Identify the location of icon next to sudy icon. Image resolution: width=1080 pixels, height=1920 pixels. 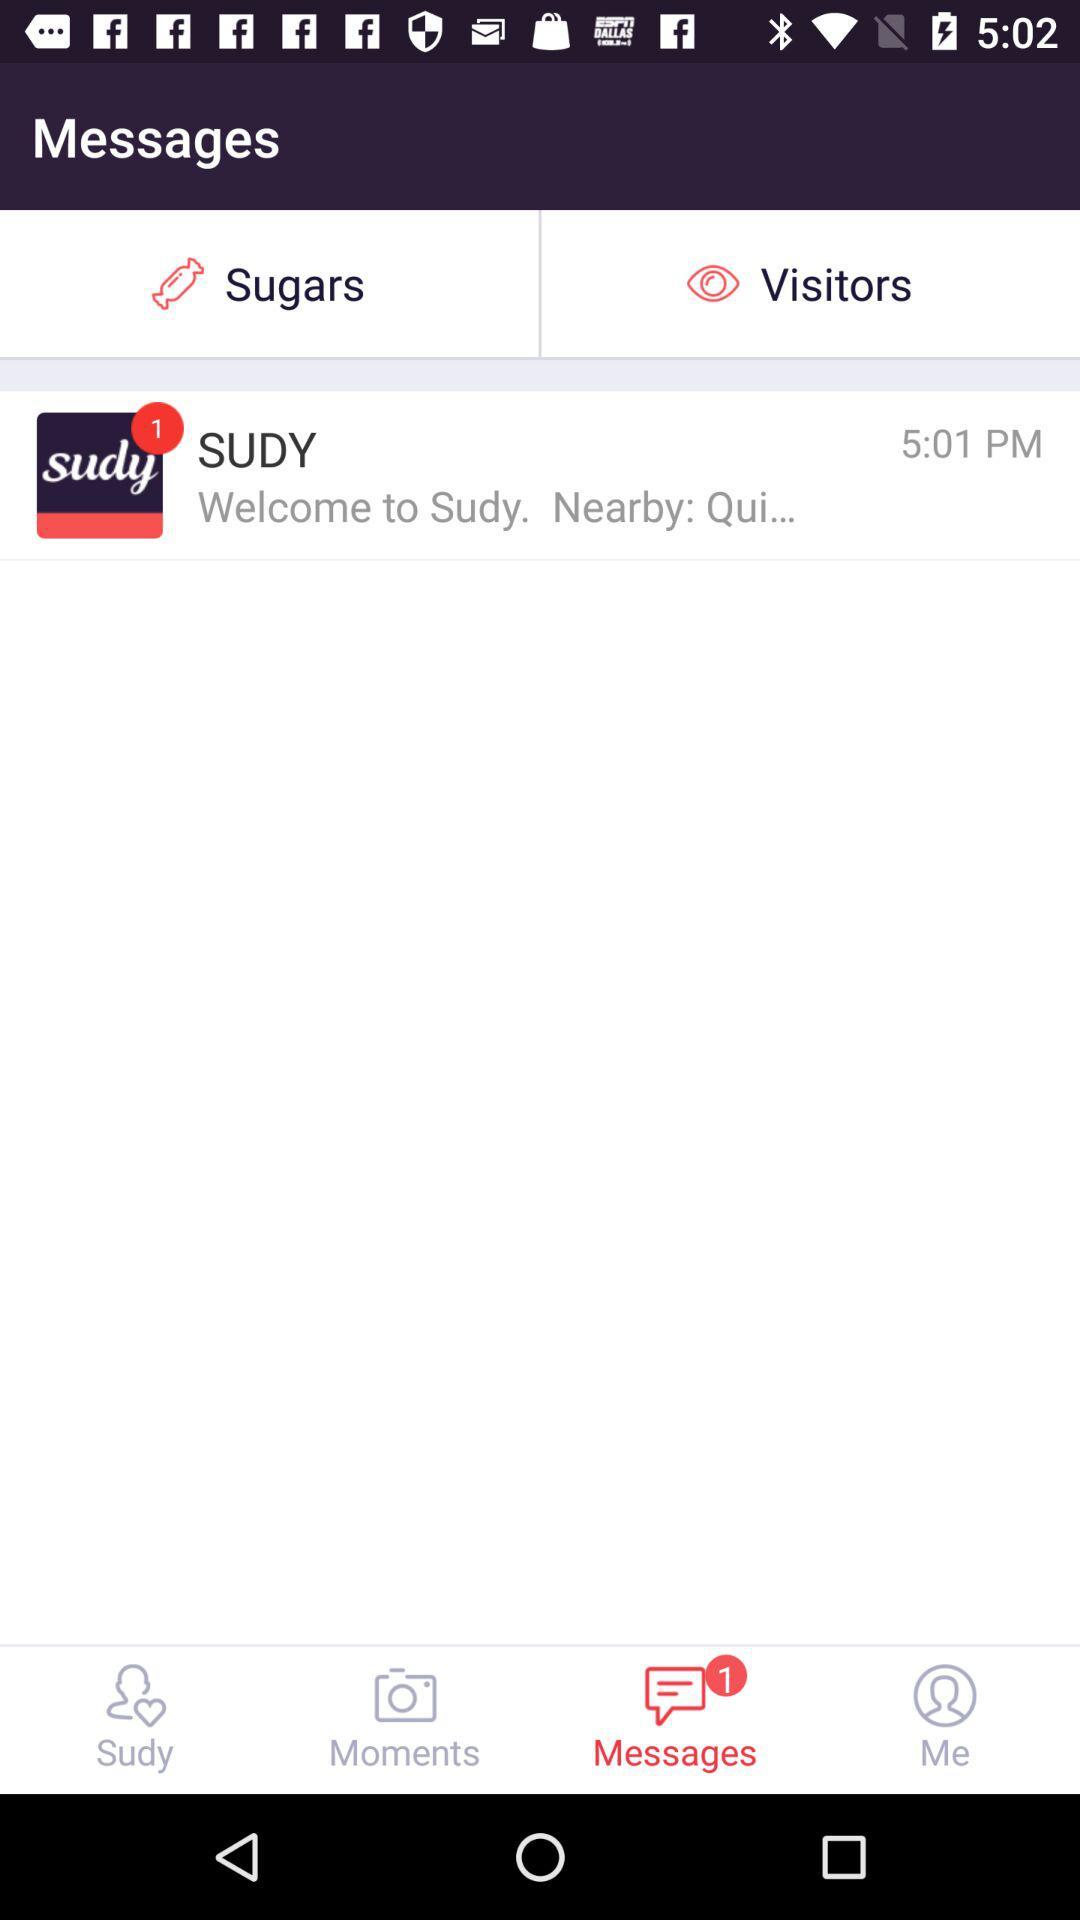
(882, 441).